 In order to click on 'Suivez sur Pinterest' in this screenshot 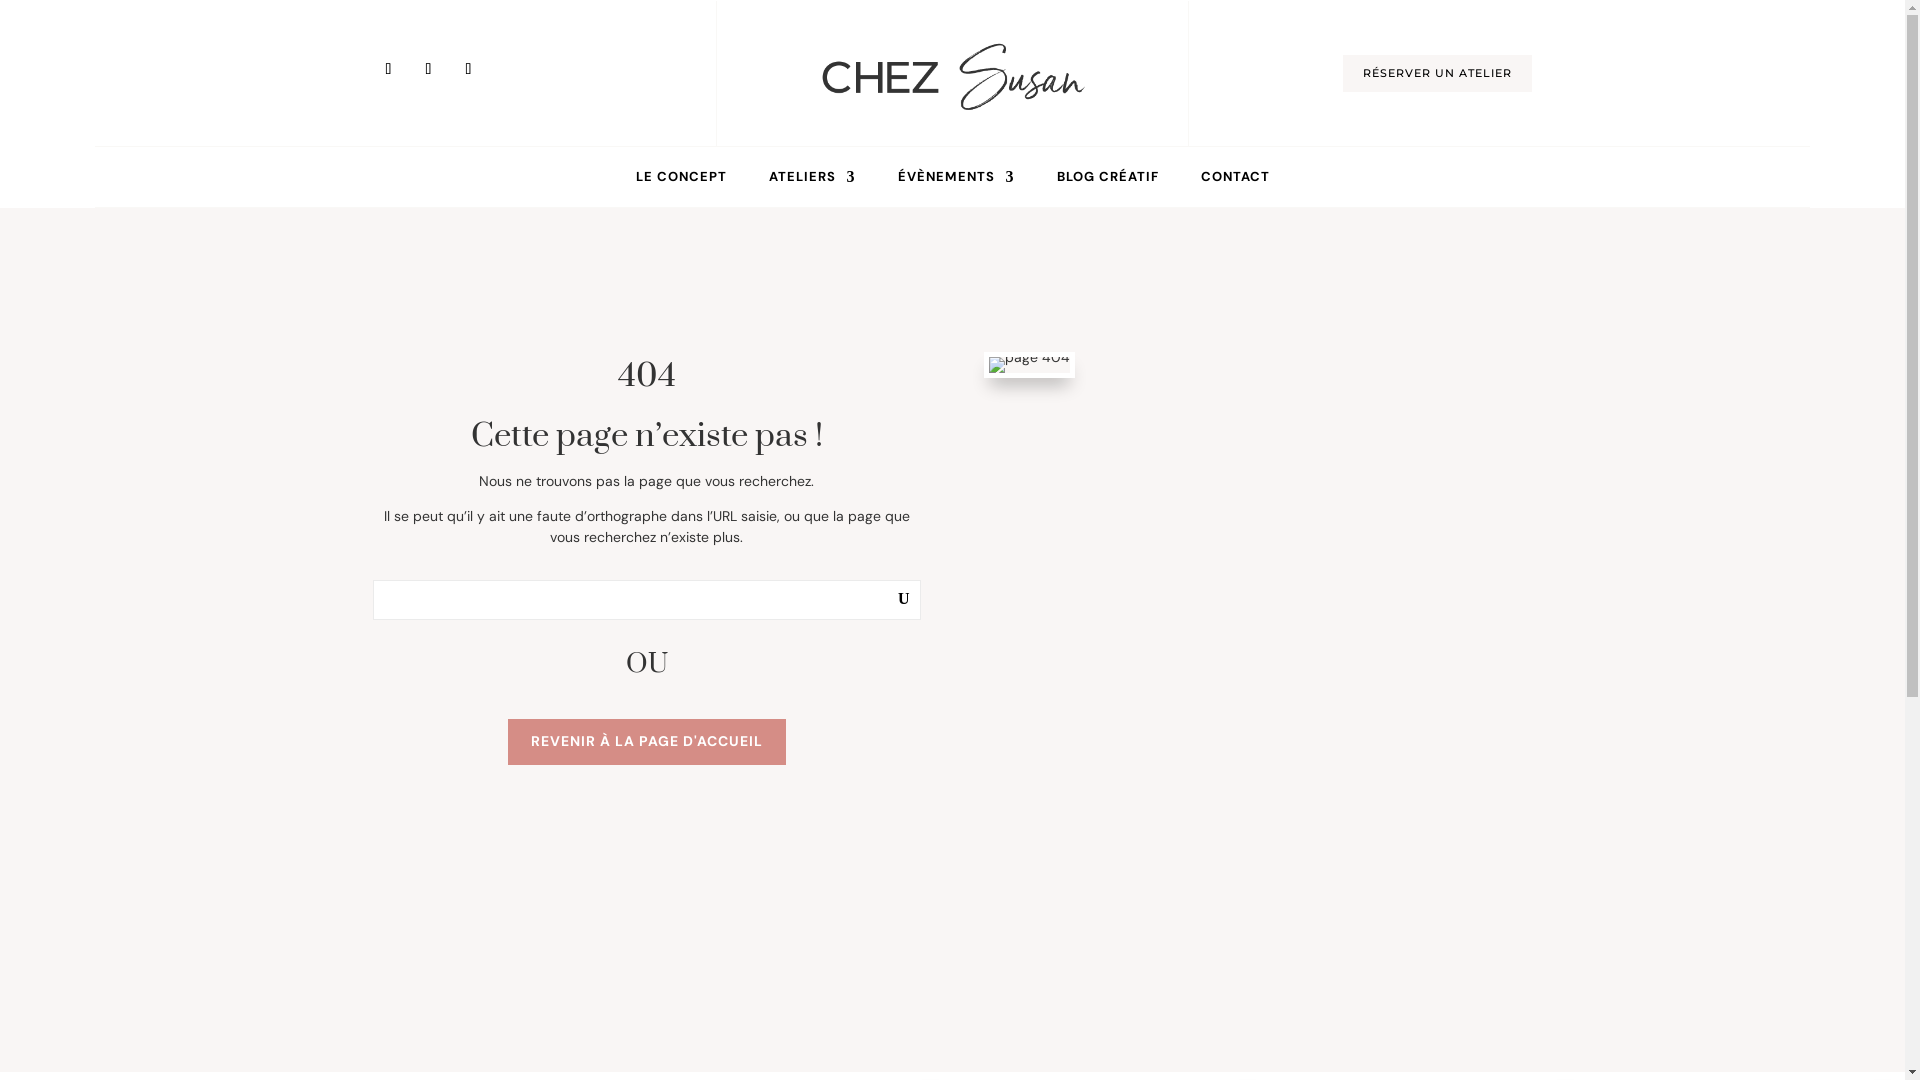, I will do `click(411, 68)`.